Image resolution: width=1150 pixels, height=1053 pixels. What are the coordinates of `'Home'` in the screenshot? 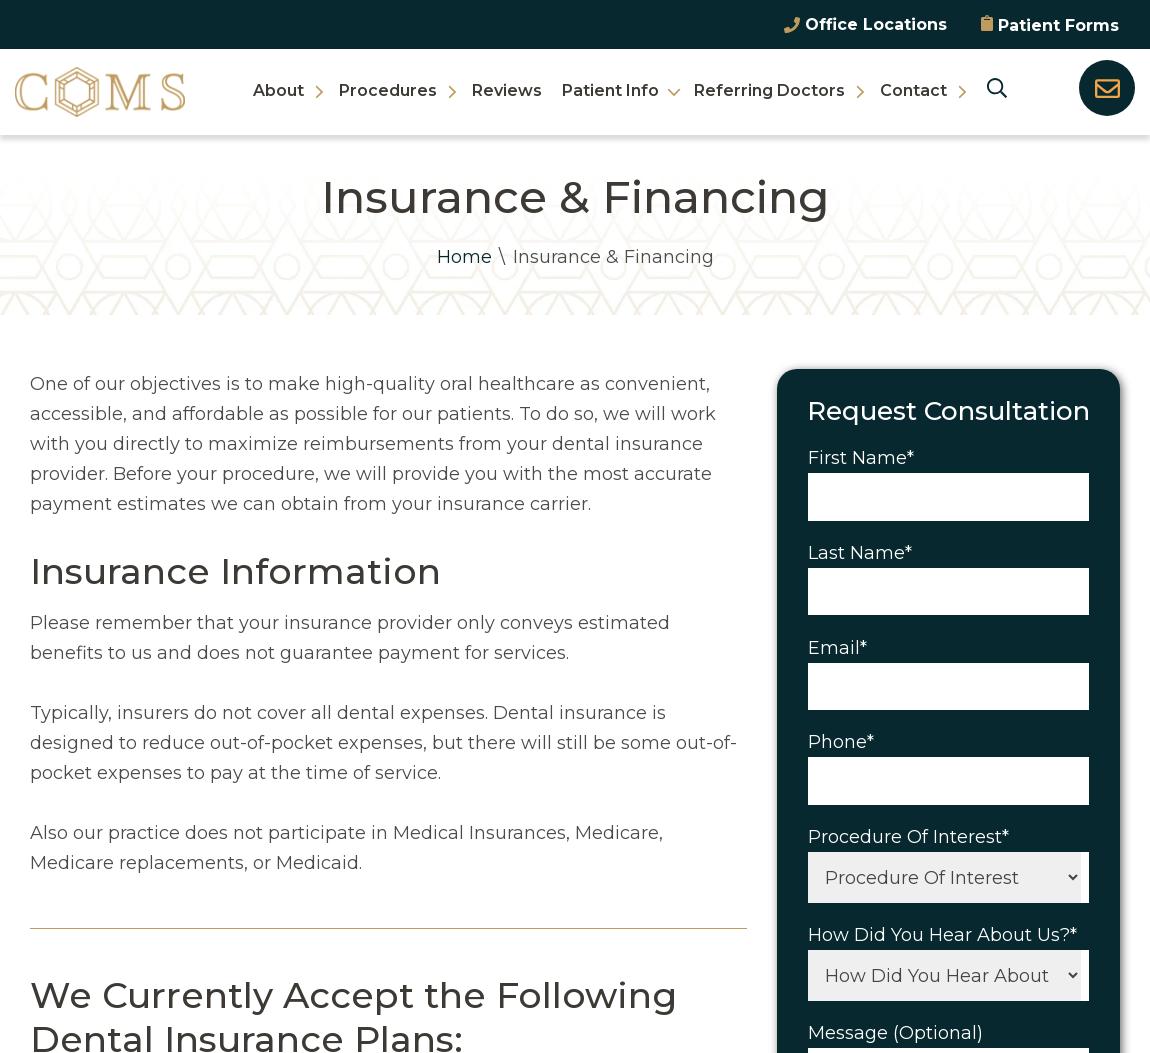 It's located at (463, 256).